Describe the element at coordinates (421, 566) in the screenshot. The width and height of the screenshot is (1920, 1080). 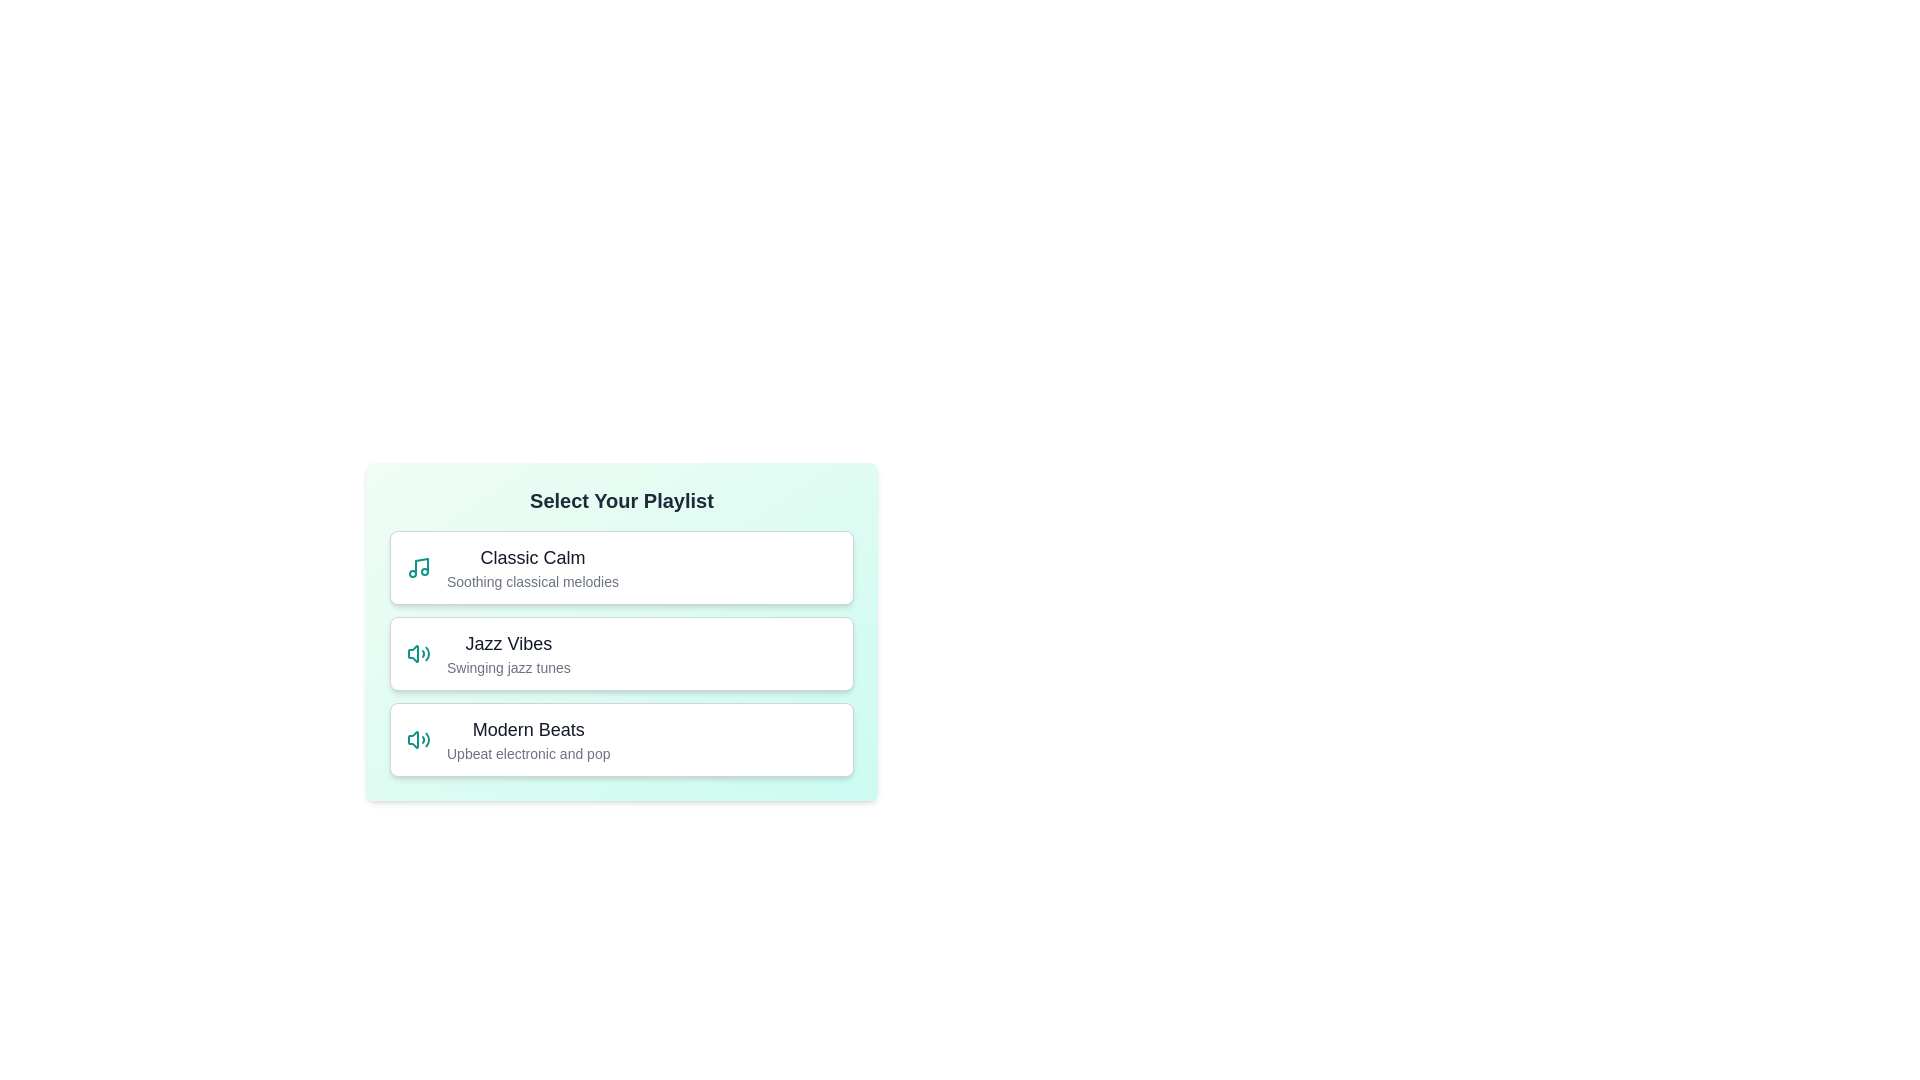
I see `the decorative SVG graphic indicating music or sound within the first music item card labeled 'Classic Calm', located at the top-left of the text inside the card` at that location.